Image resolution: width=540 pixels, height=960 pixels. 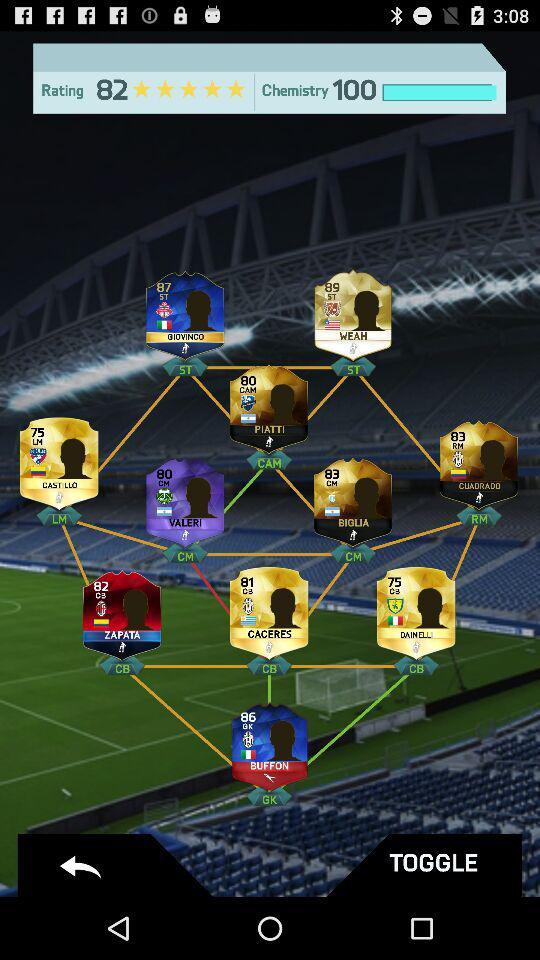 I want to click on the group icon, so click(x=269, y=651).